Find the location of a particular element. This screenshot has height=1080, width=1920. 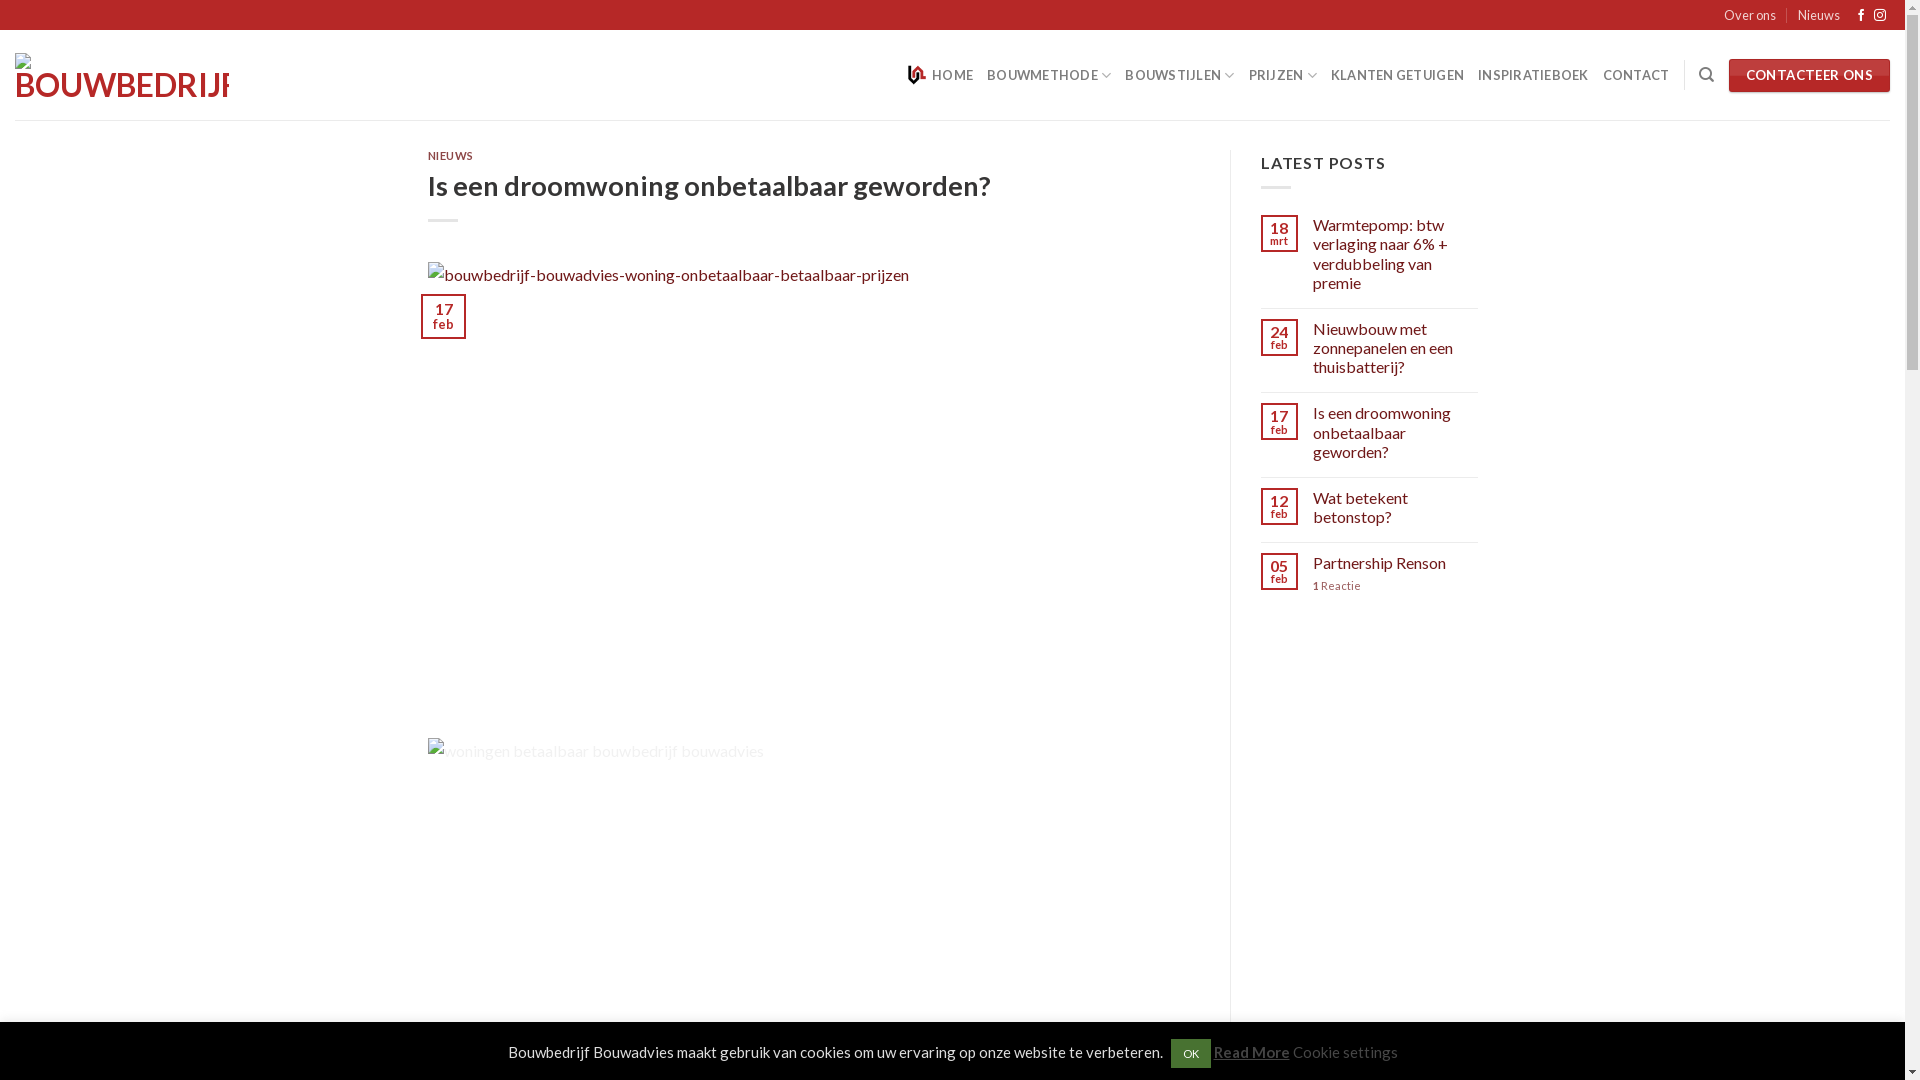

'Read More' is located at coordinates (1213, 1051).